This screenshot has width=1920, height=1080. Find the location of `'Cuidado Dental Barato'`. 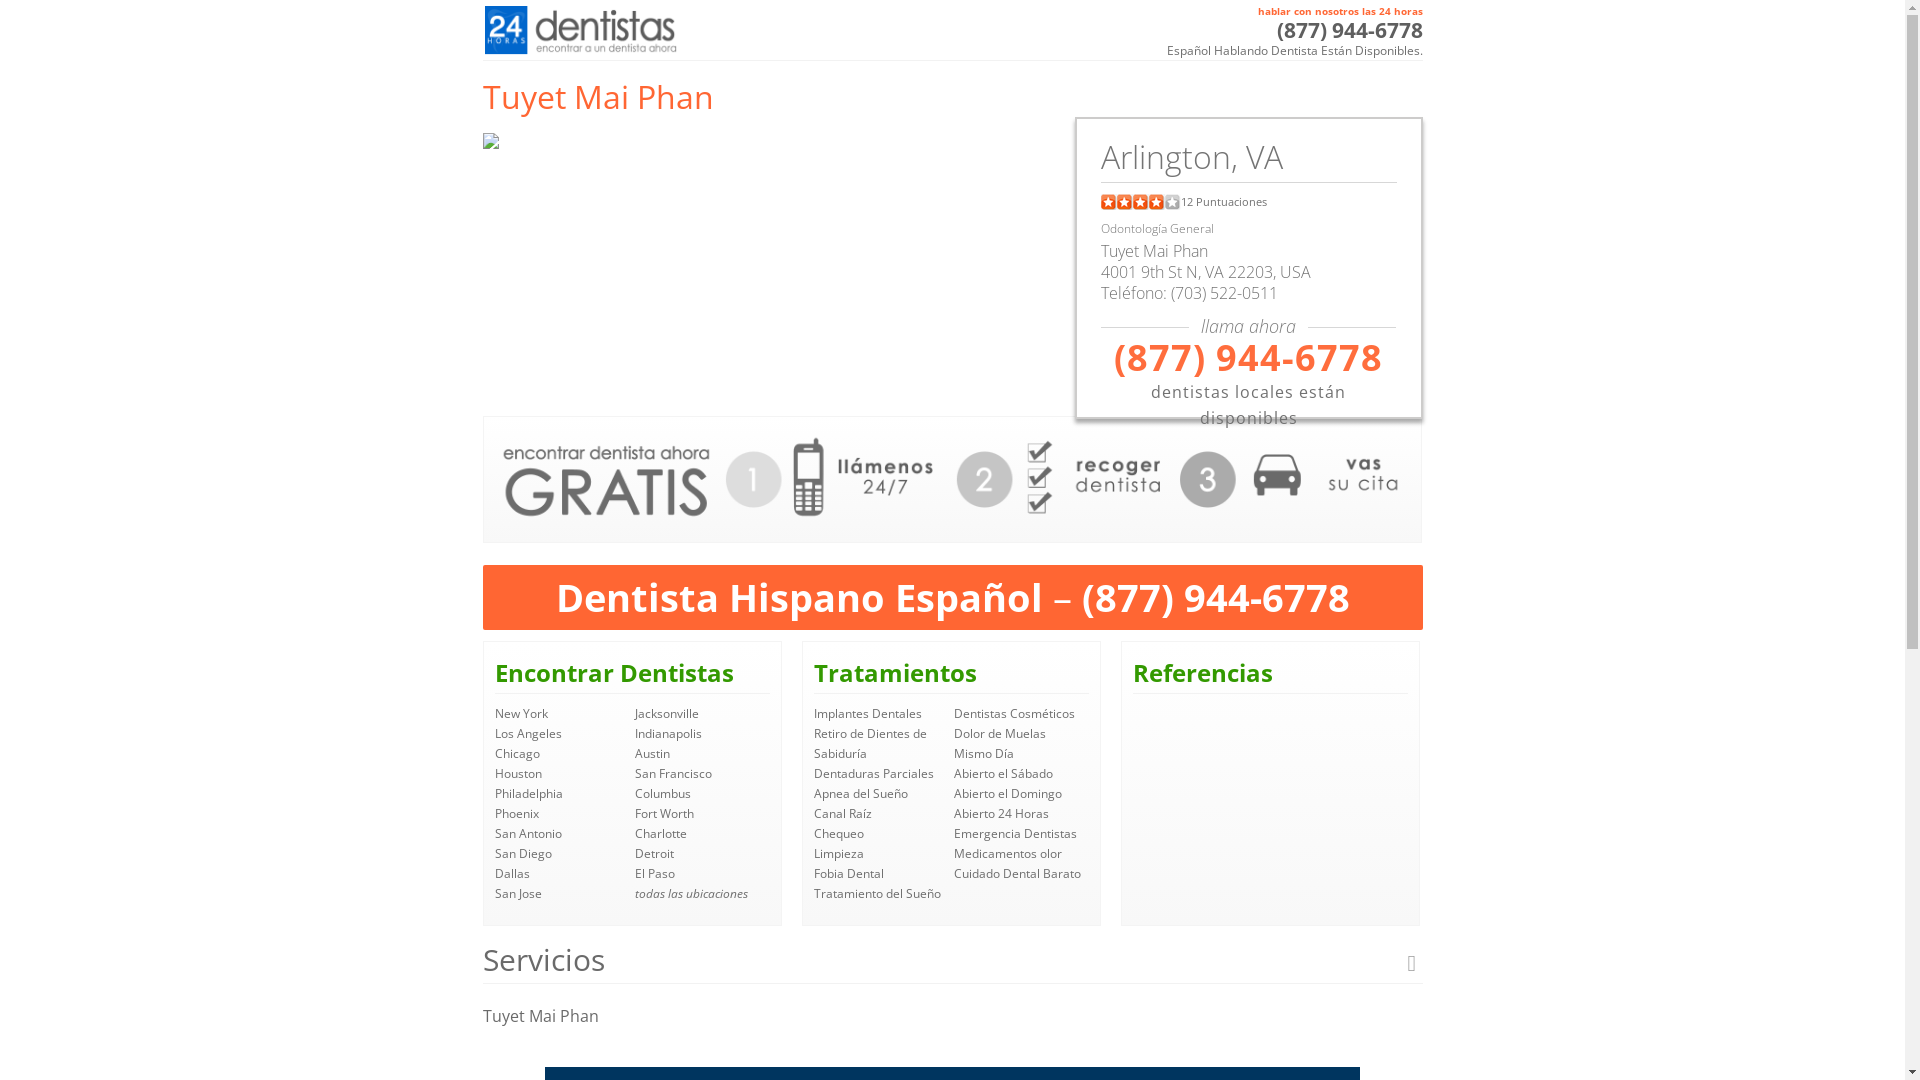

'Cuidado Dental Barato' is located at coordinates (1017, 872).